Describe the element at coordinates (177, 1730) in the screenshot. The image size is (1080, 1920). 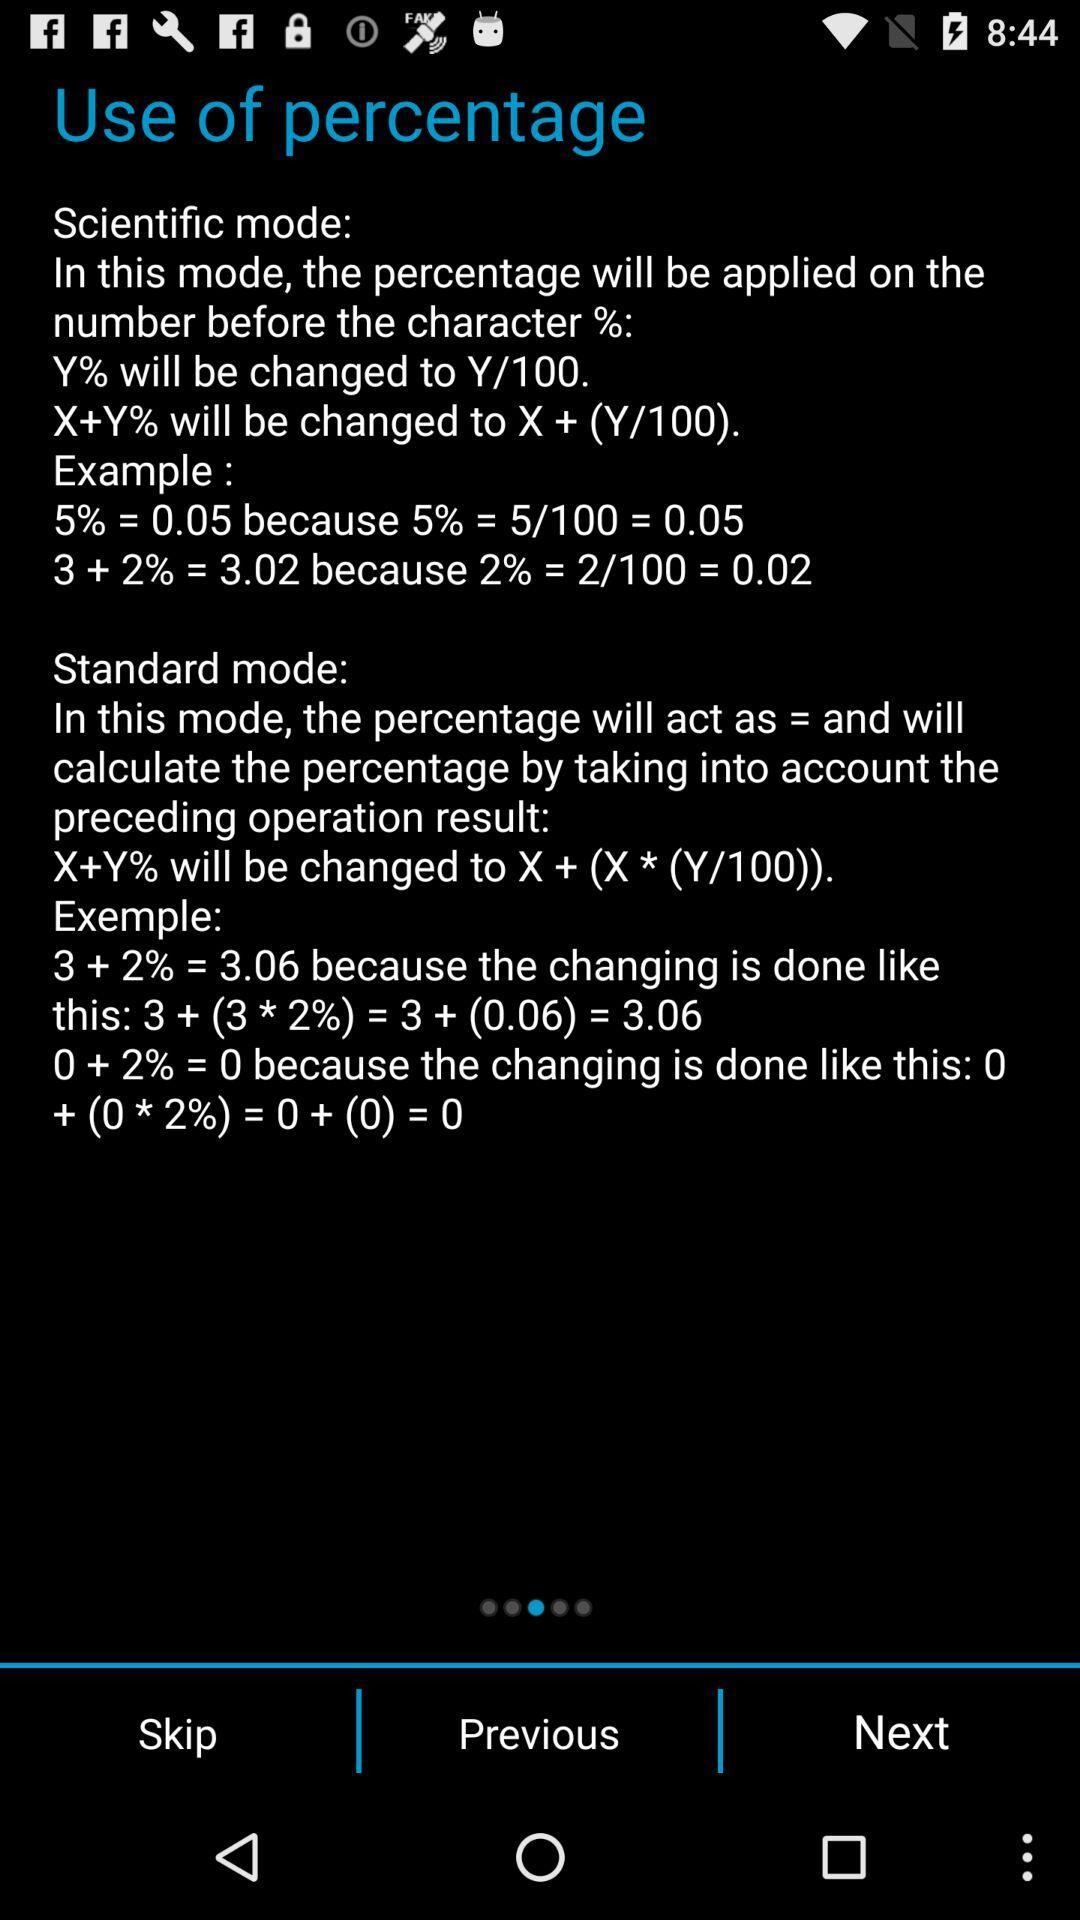
I see `the skip item` at that location.